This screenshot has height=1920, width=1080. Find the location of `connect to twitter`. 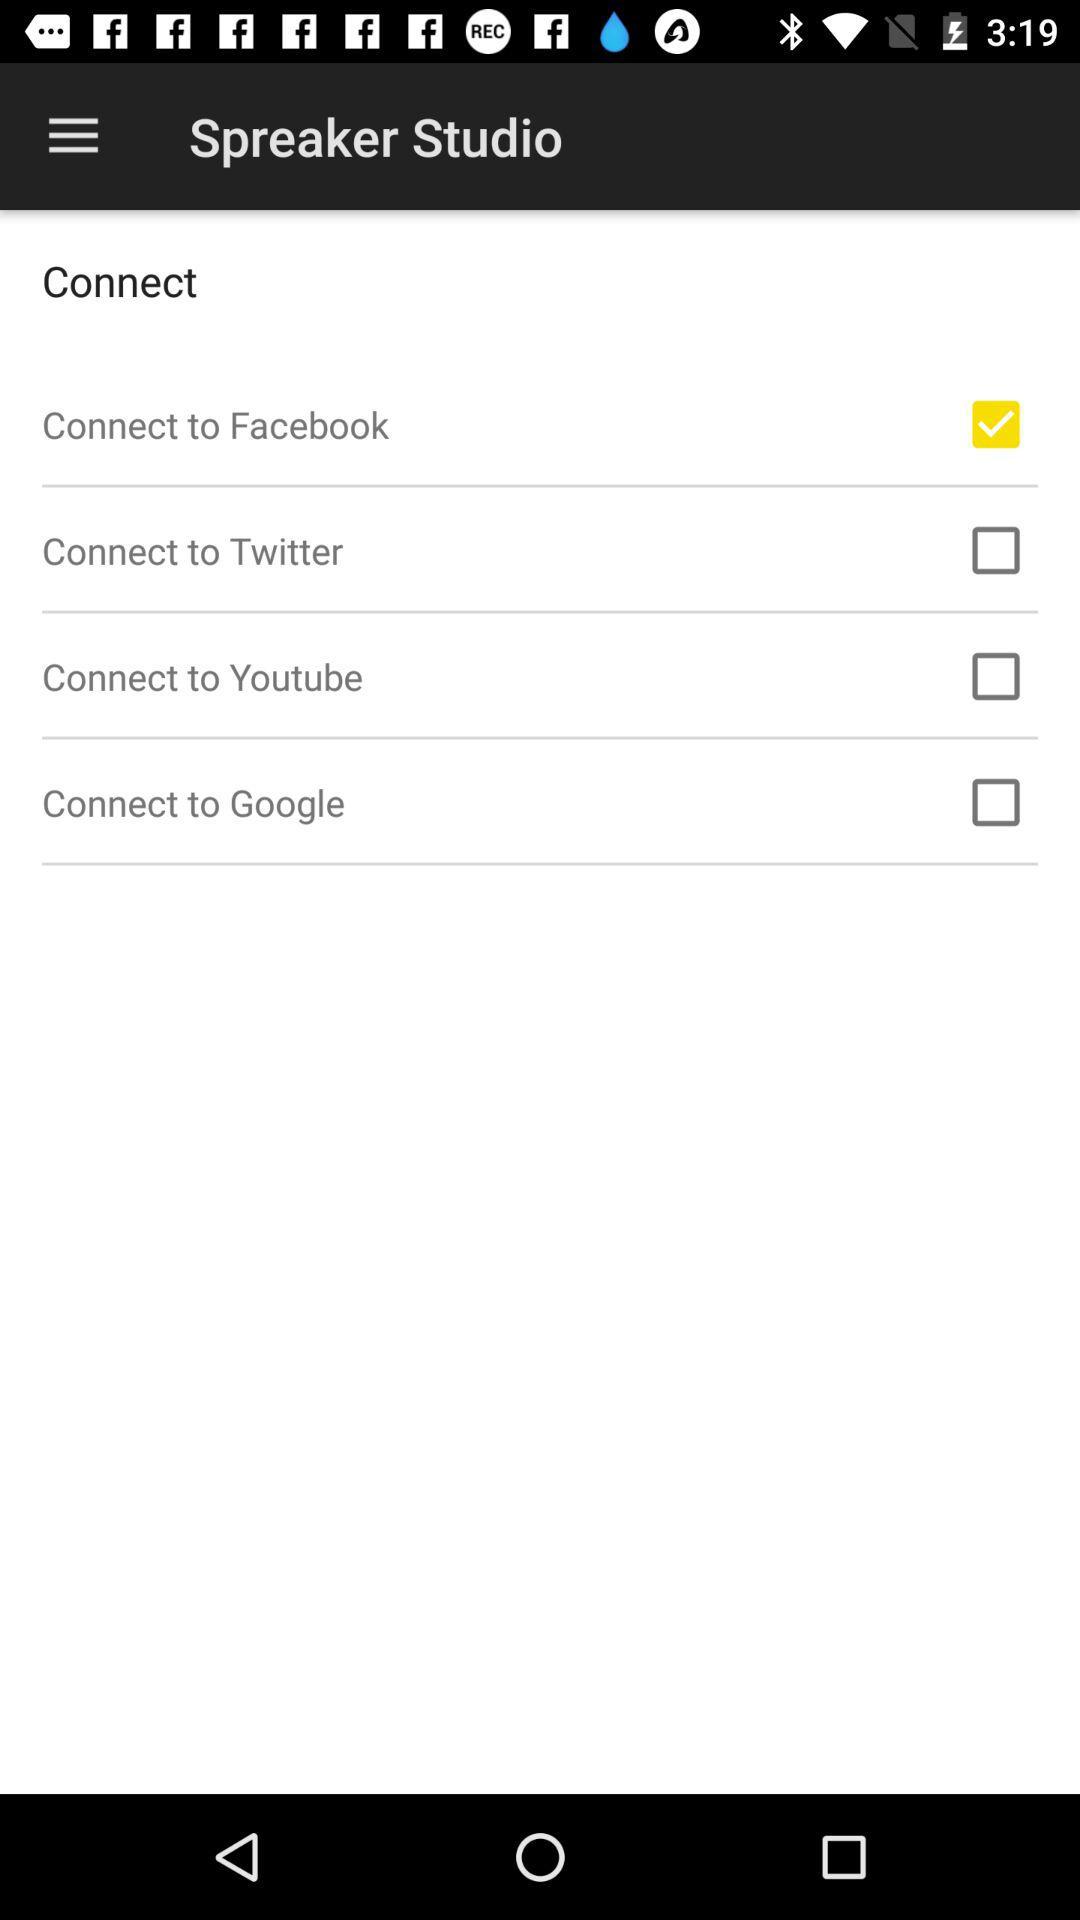

connect to twitter is located at coordinates (995, 550).